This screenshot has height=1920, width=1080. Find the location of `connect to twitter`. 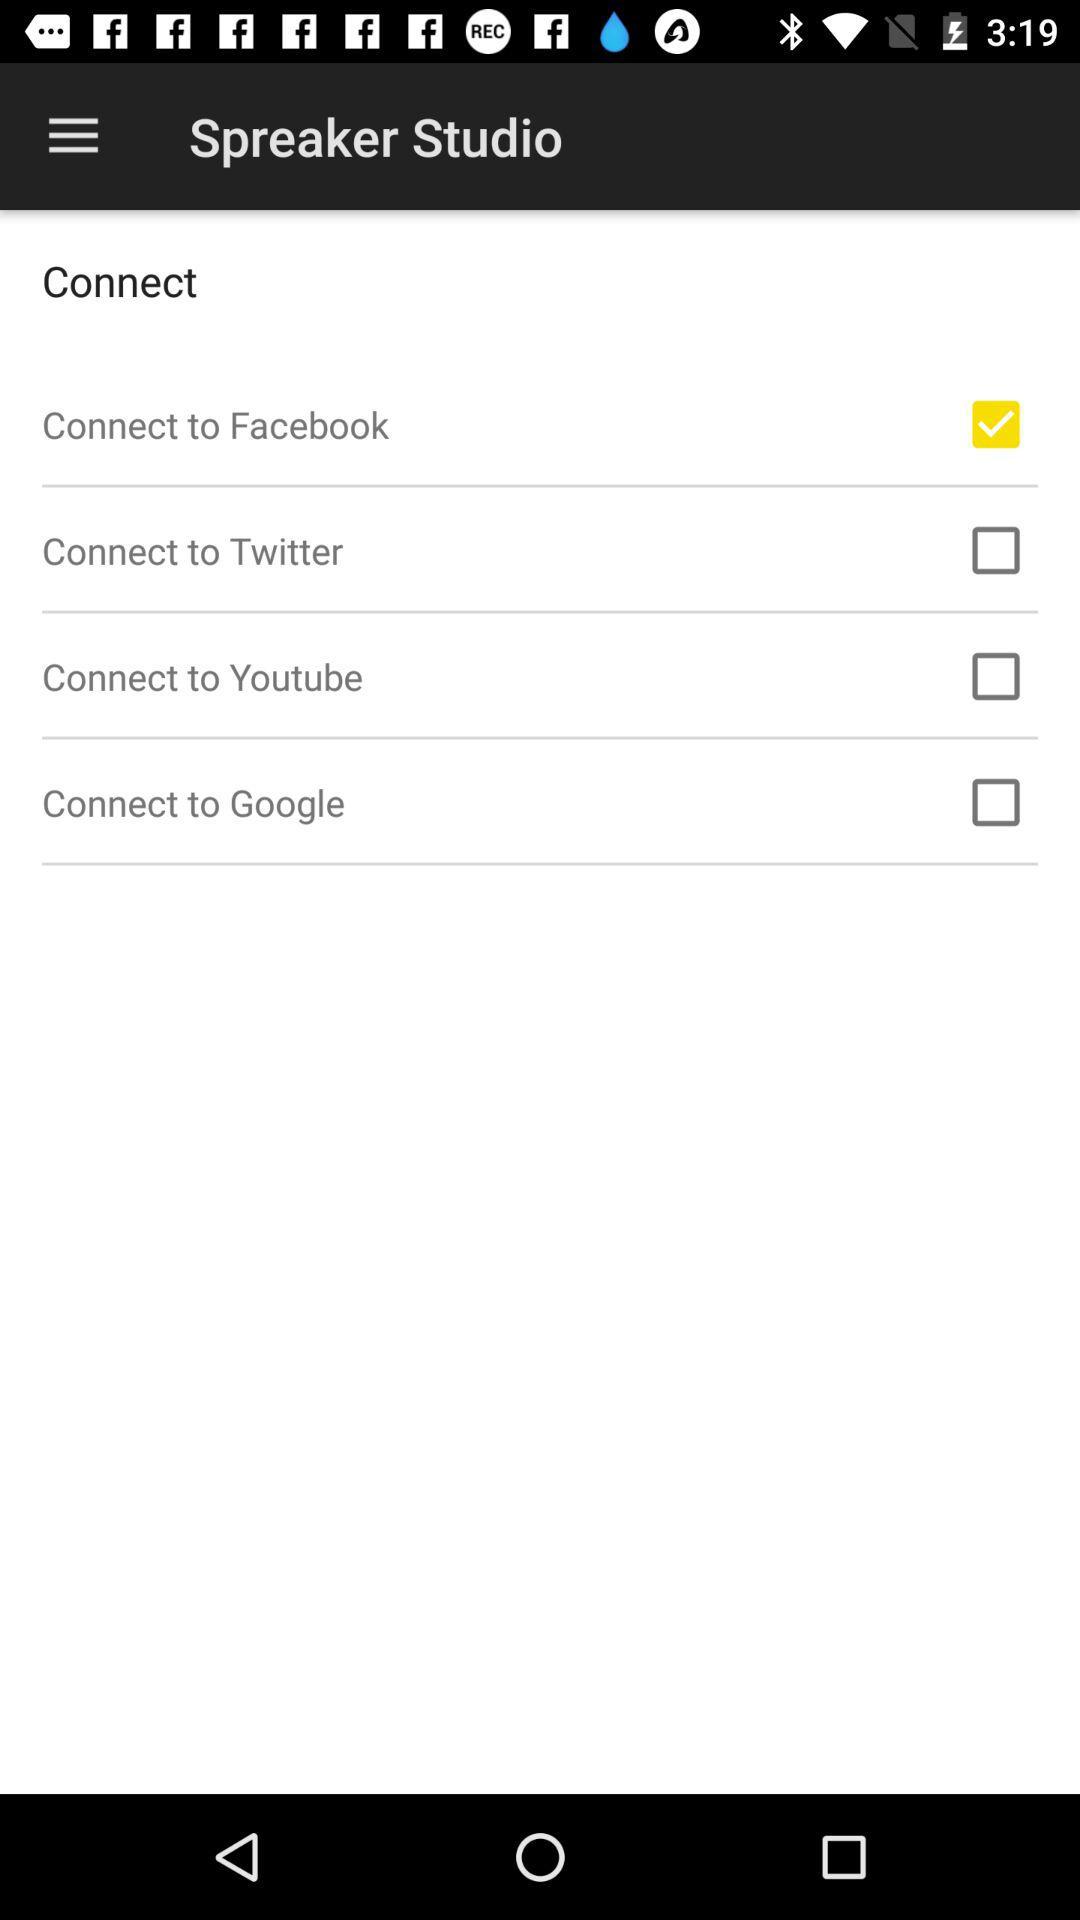

connect to twitter is located at coordinates (995, 550).